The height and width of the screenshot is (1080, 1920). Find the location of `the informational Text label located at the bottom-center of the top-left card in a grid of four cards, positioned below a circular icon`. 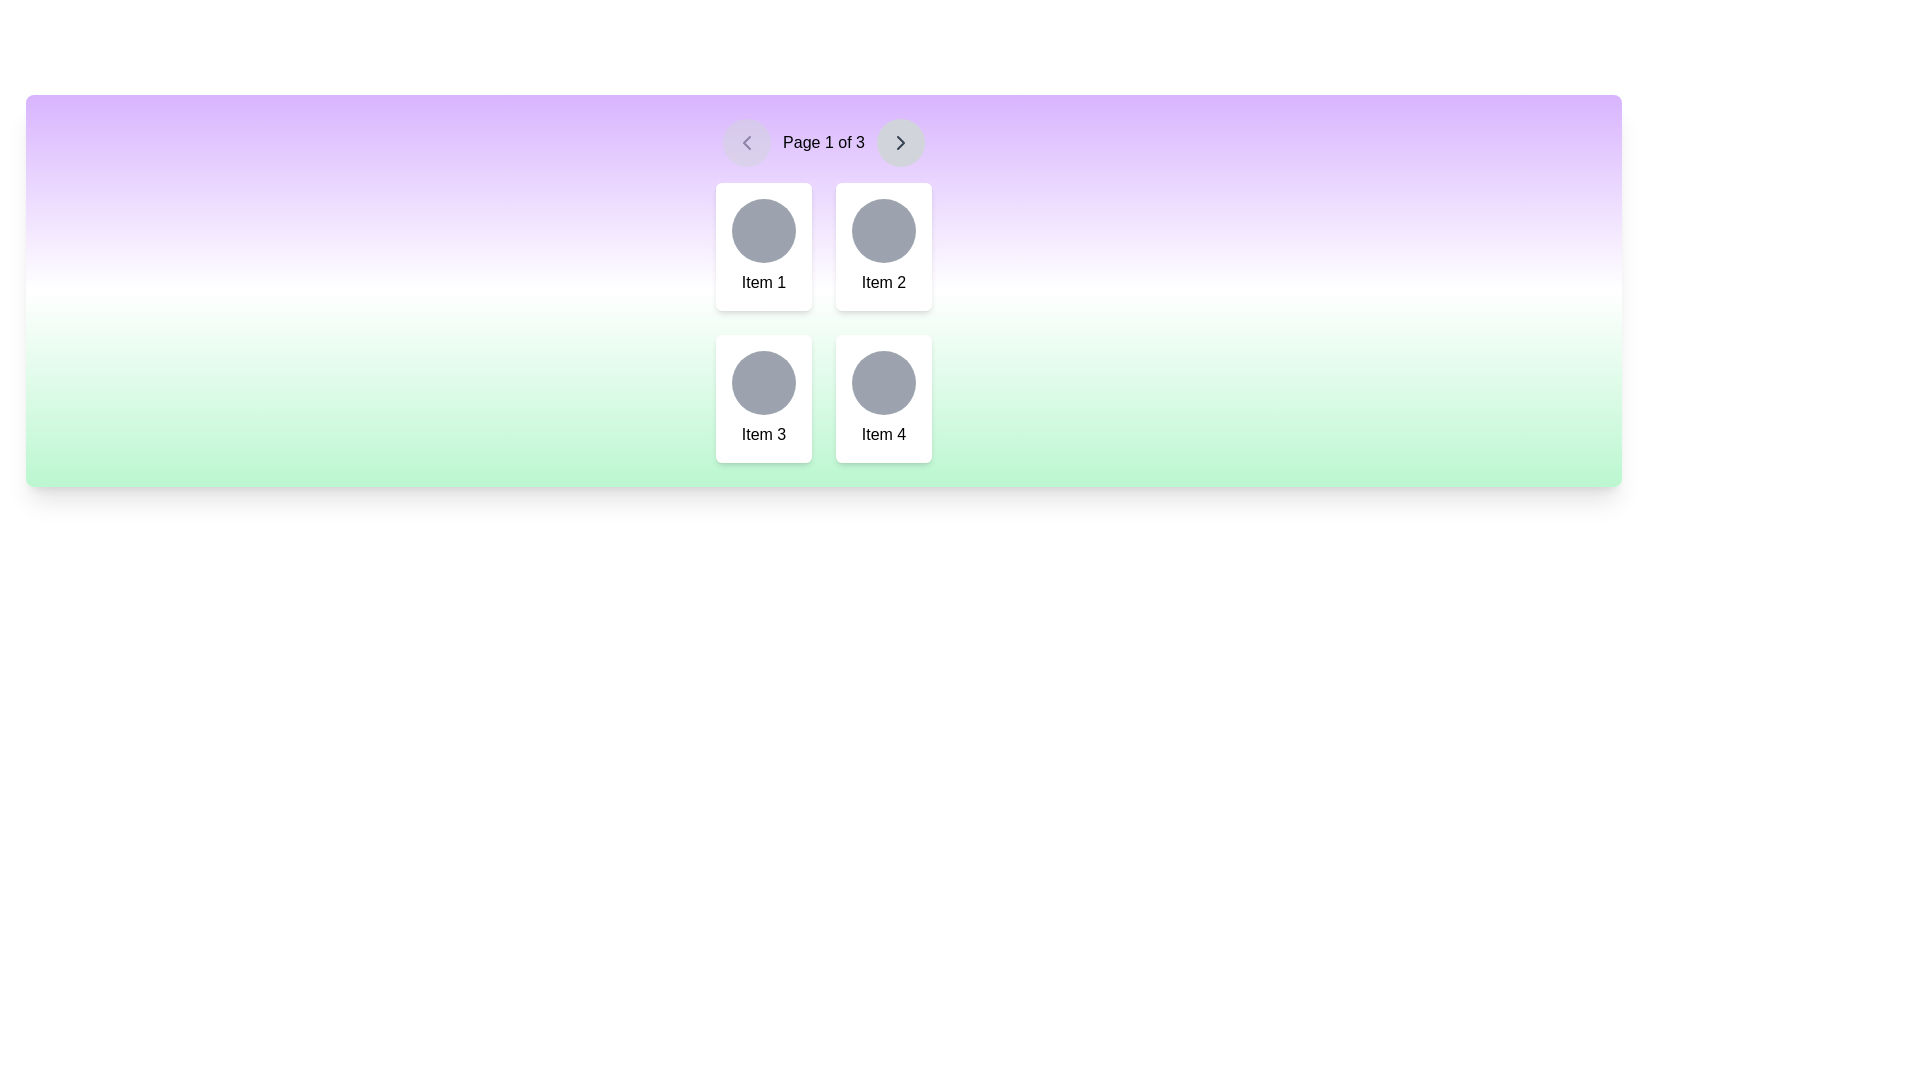

the informational Text label located at the bottom-center of the top-left card in a grid of four cards, positioned below a circular icon is located at coordinates (762, 282).